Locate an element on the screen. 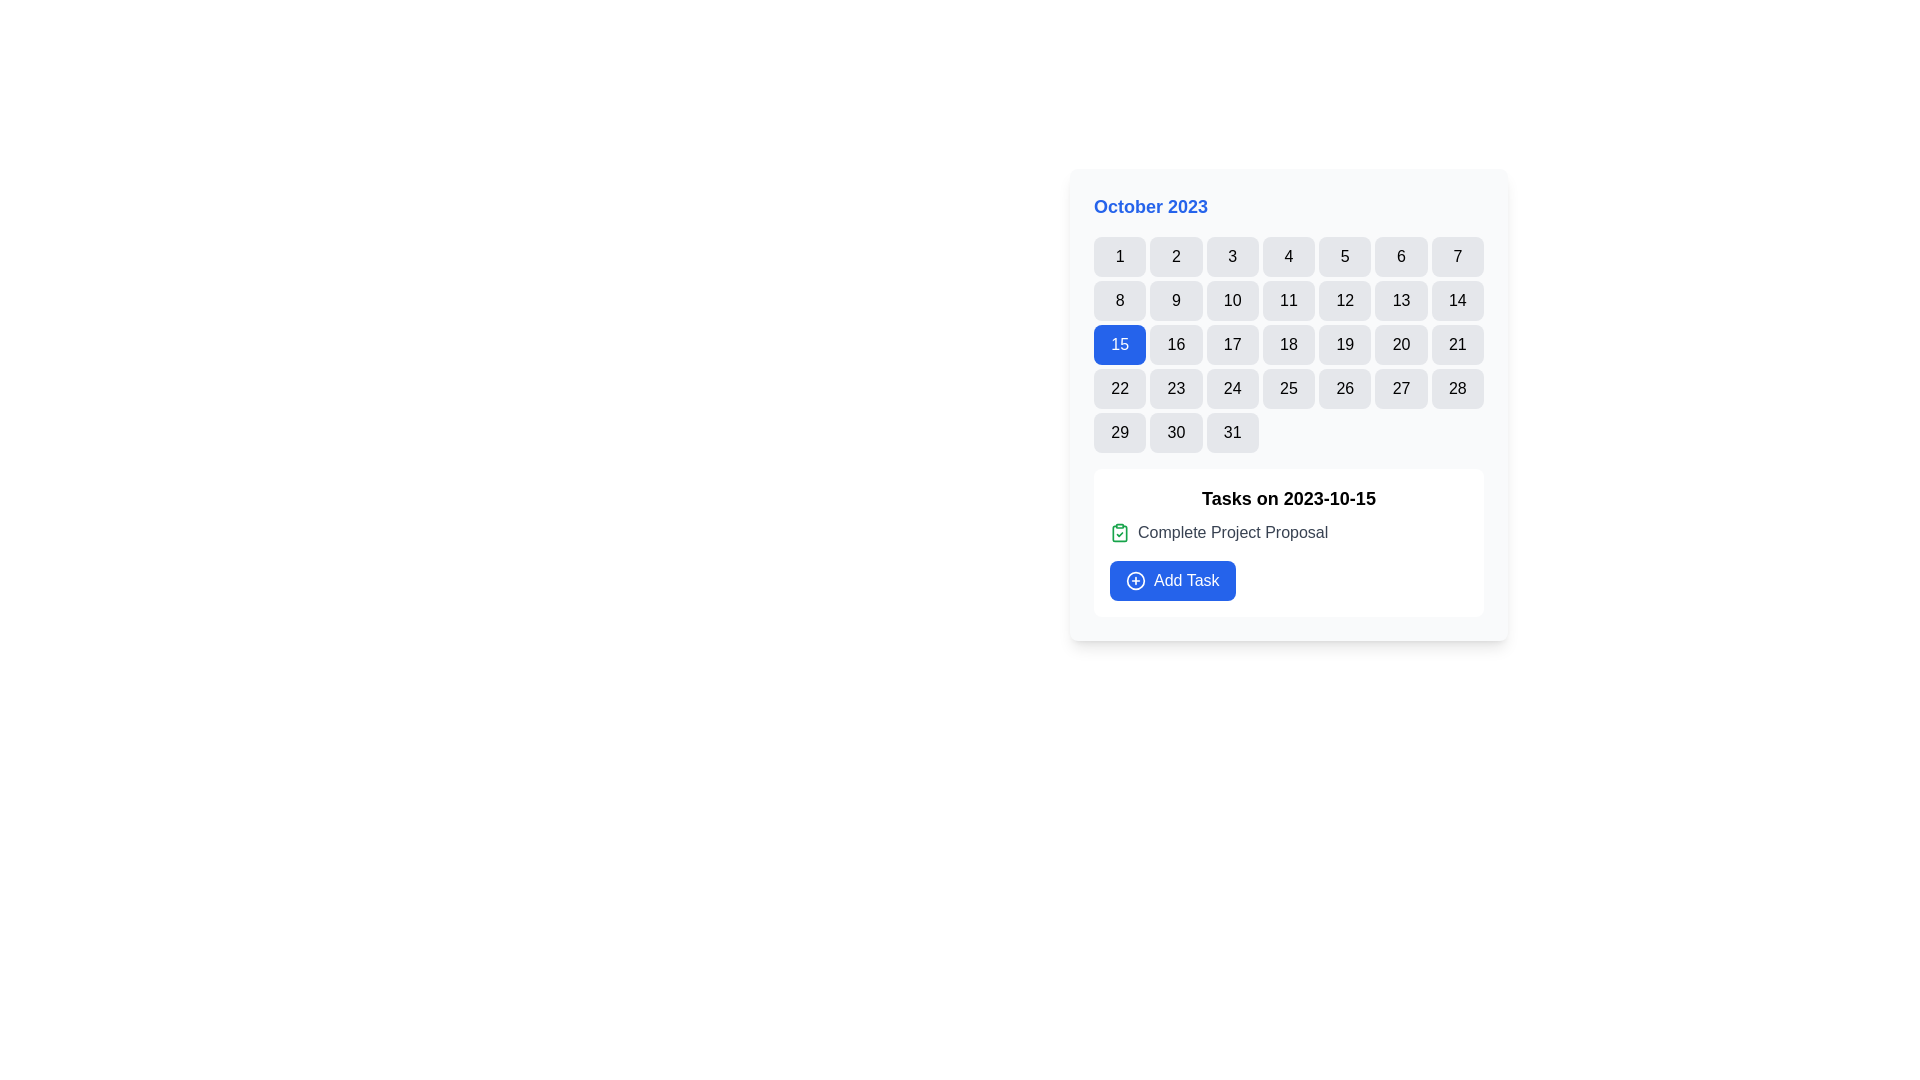 Image resolution: width=1920 pixels, height=1080 pixels. the button representing the fourth day of the calendar is located at coordinates (1288, 256).